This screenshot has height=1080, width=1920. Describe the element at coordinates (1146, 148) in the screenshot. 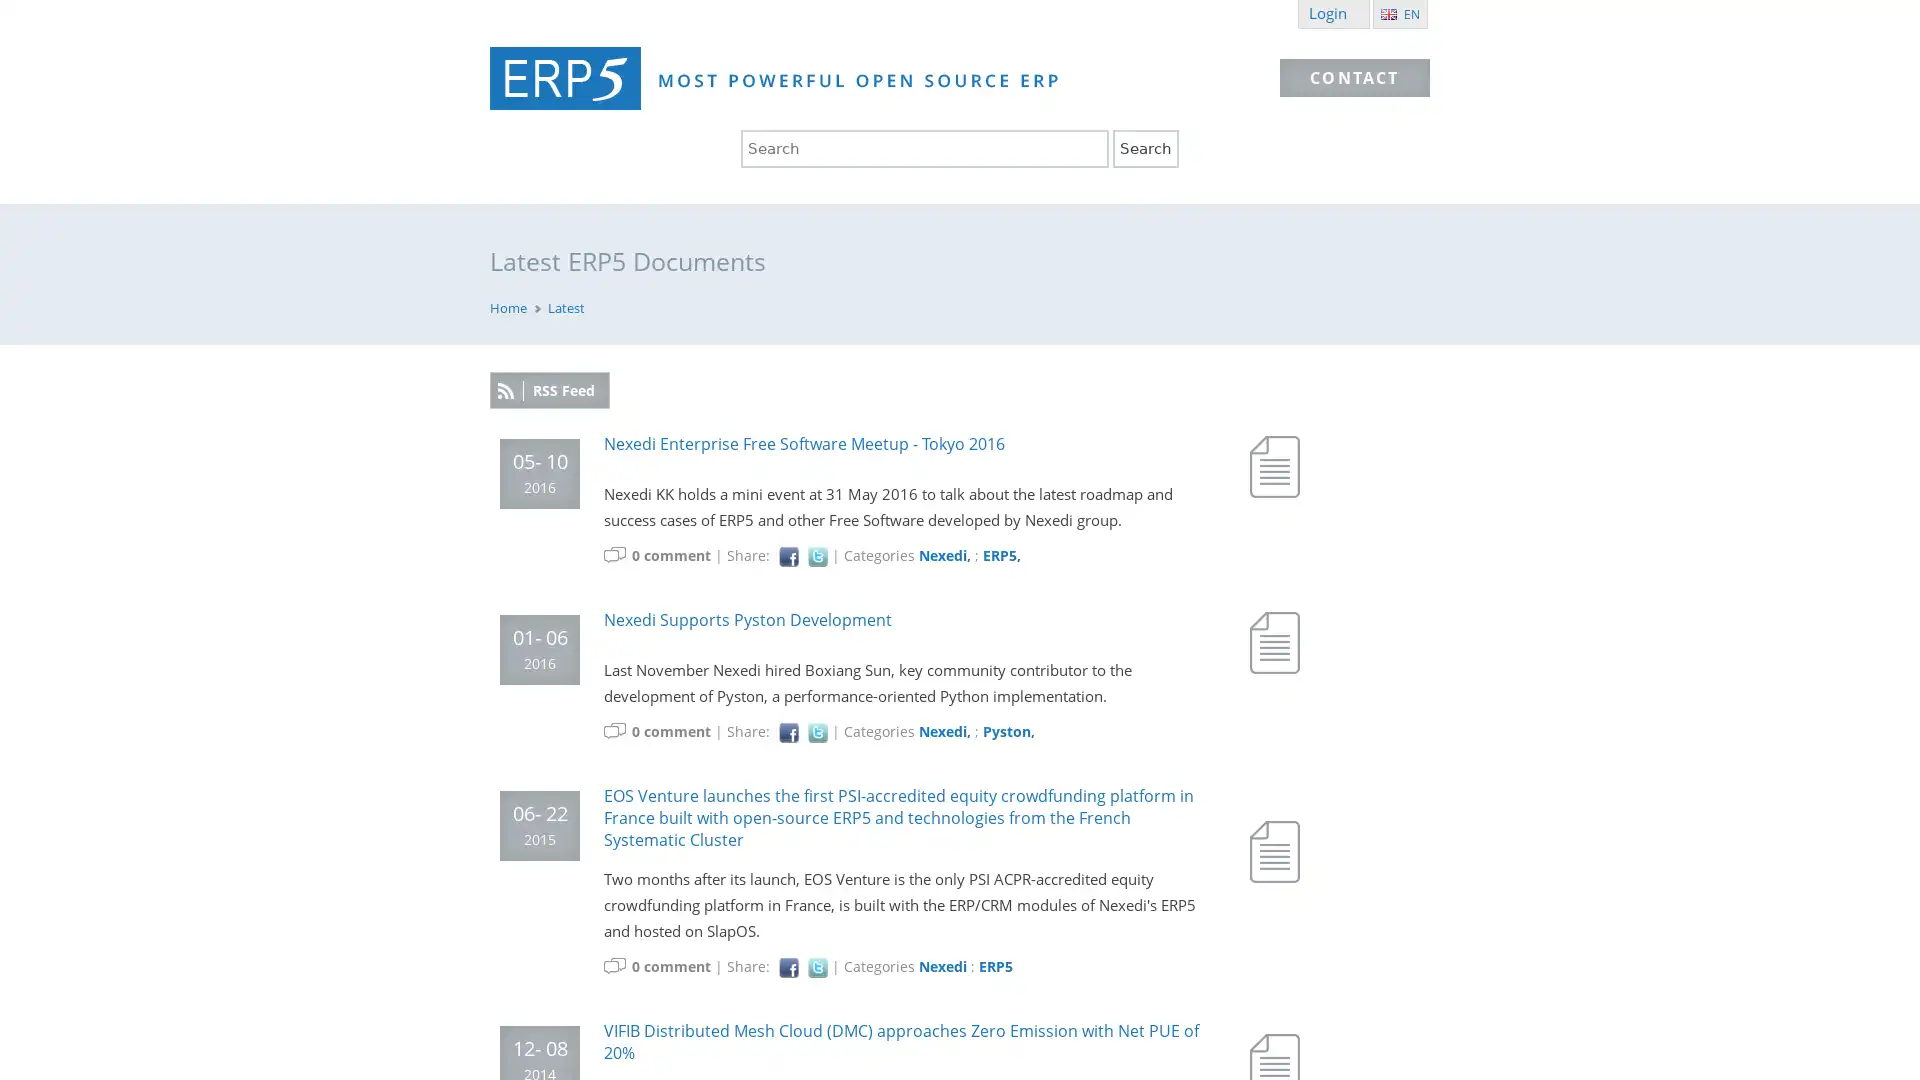

I see `Search` at that location.